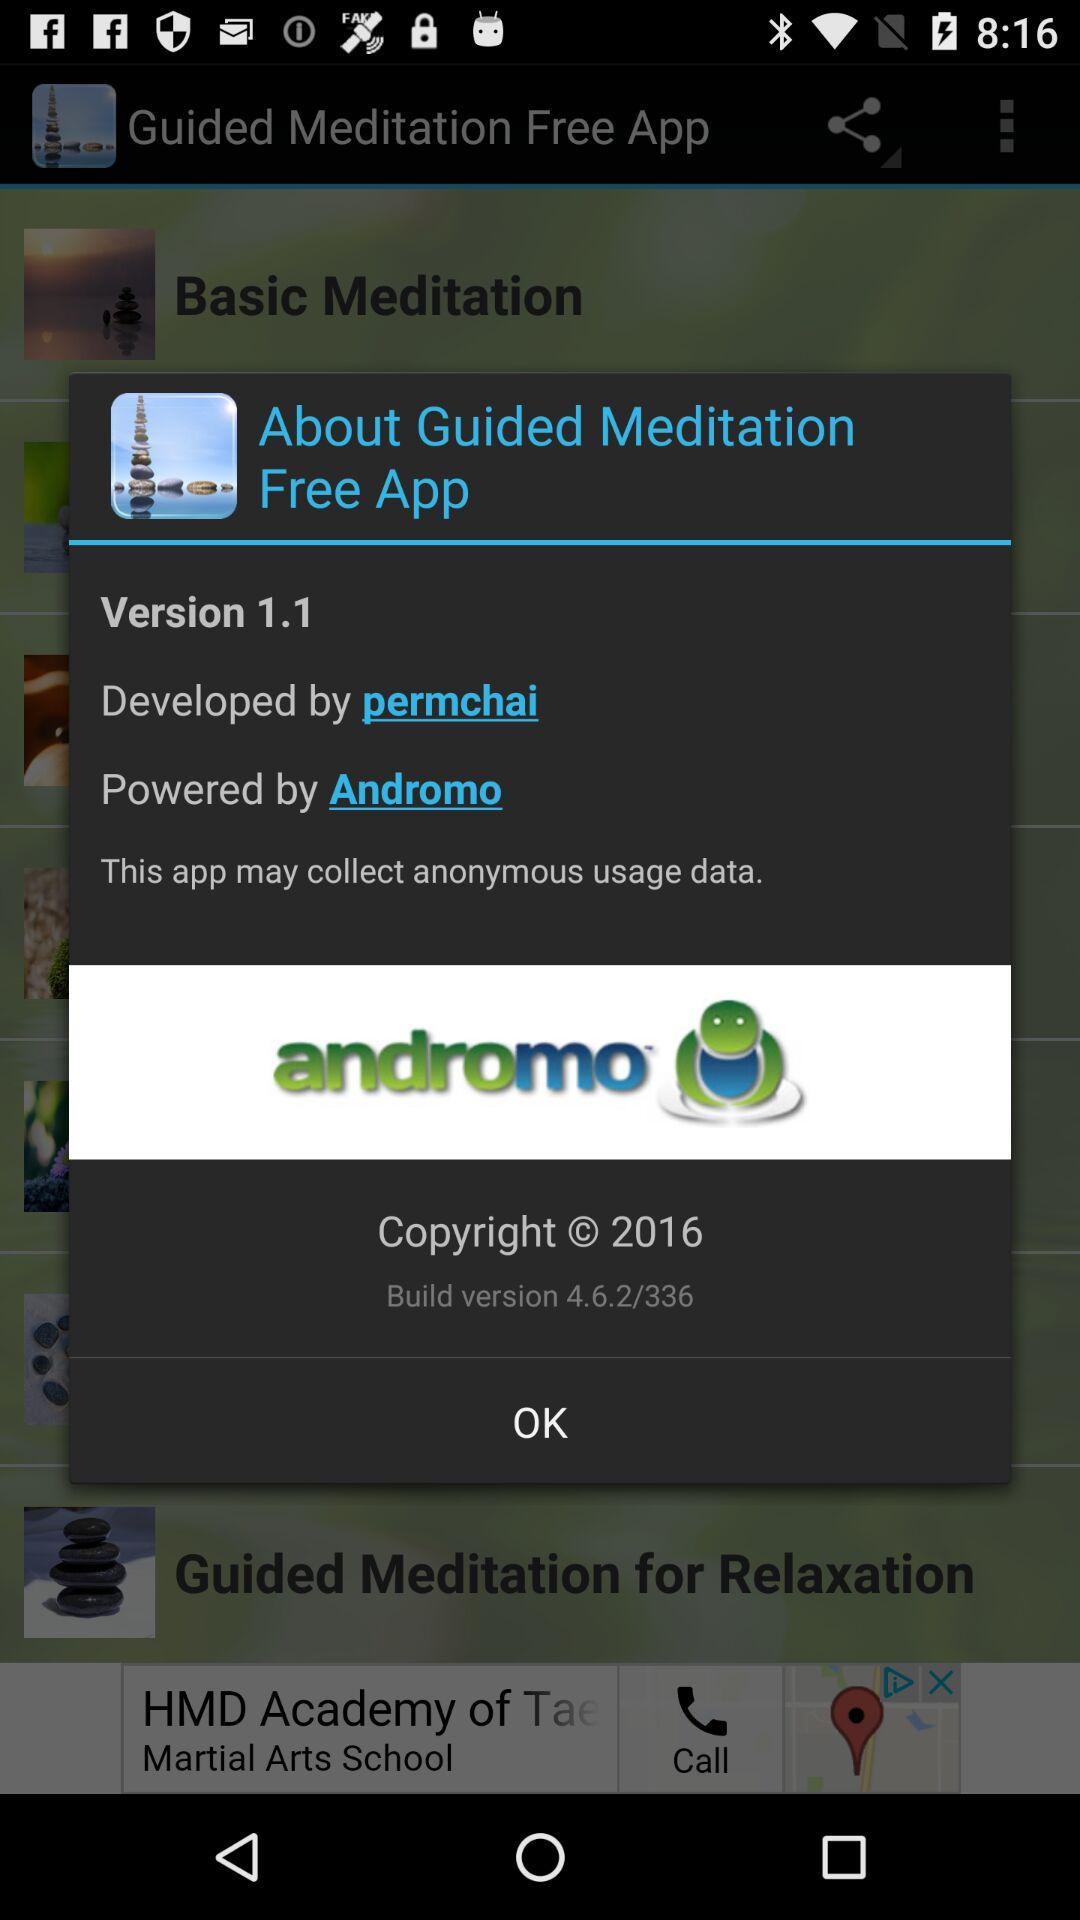 The height and width of the screenshot is (1920, 1080). I want to click on developed by permchai, so click(540, 714).